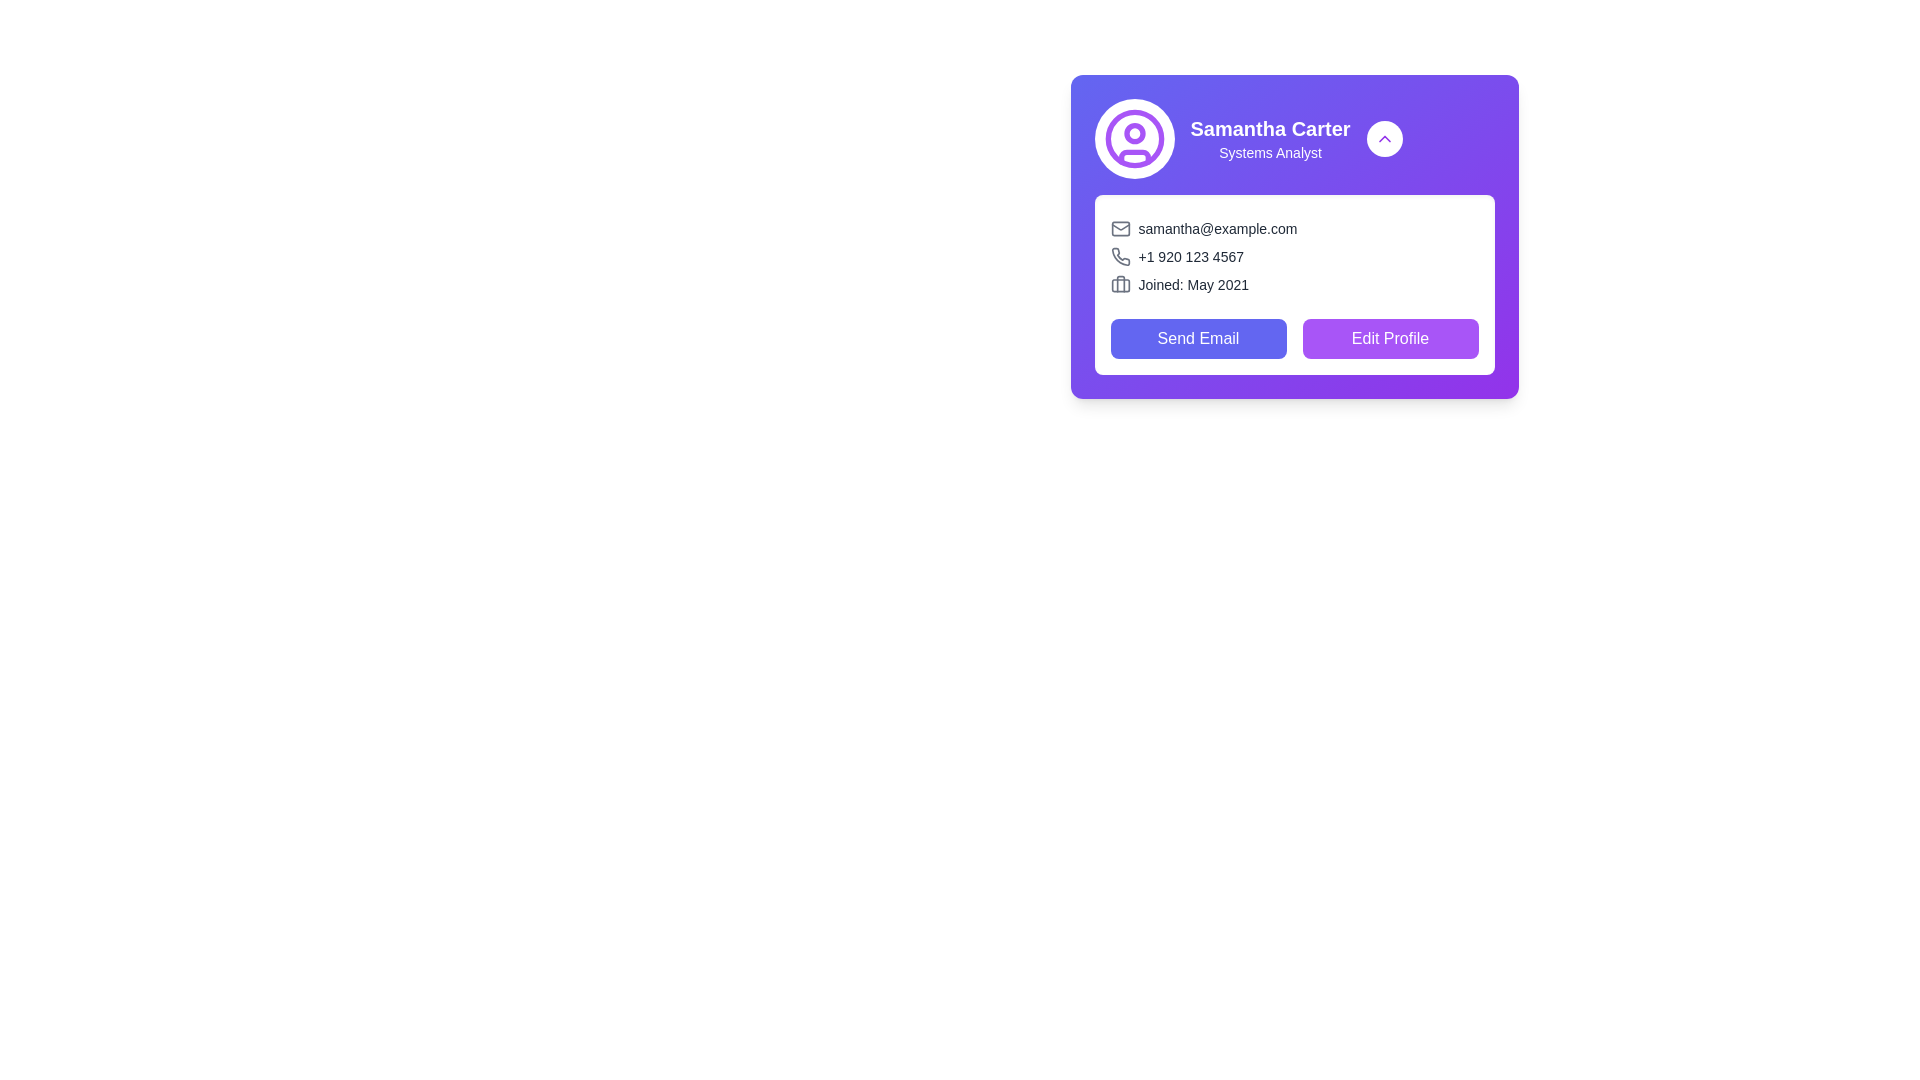  What do you see at coordinates (1383, 137) in the screenshot?
I see `the circular button with a white background and purple border located in the top-right corner of the profile card for 'Samantha Carter'` at bounding box center [1383, 137].